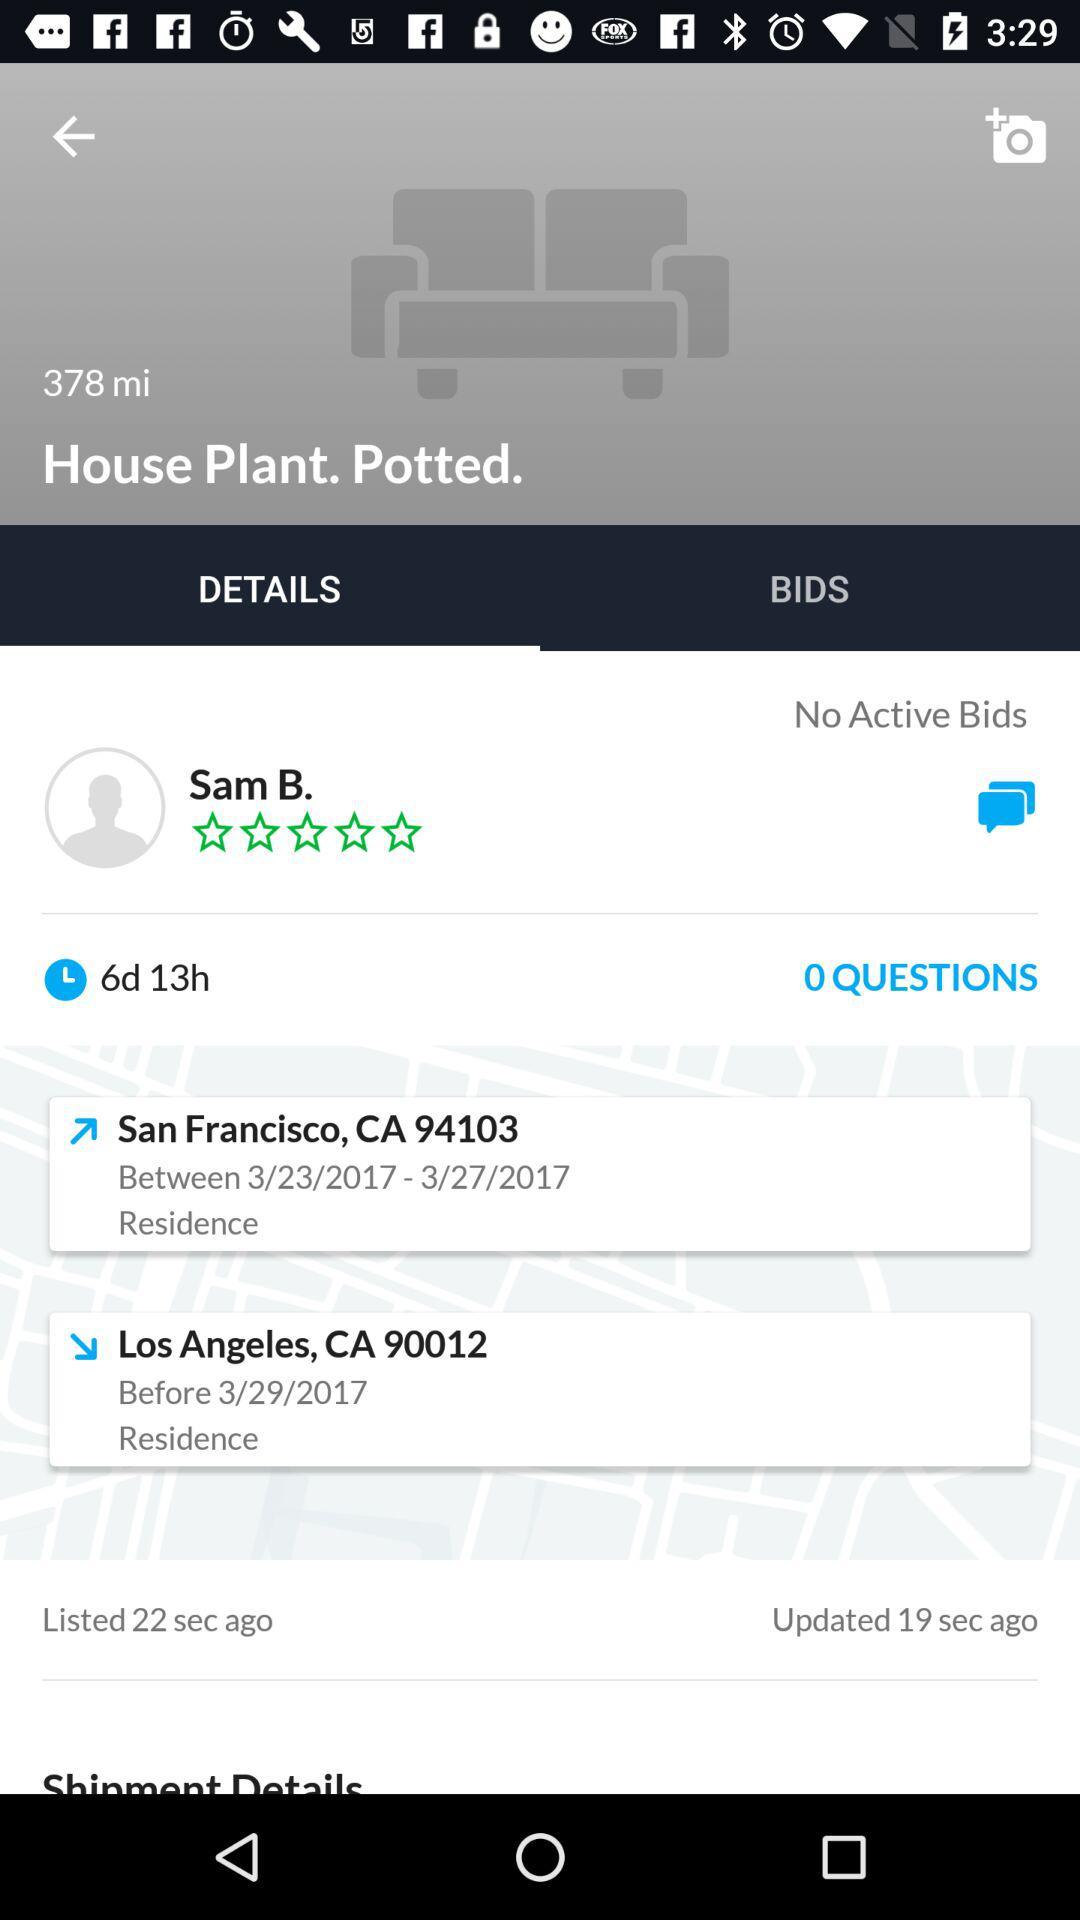  What do you see at coordinates (1006, 807) in the screenshot?
I see `the chat icon` at bounding box center [1006, 807].